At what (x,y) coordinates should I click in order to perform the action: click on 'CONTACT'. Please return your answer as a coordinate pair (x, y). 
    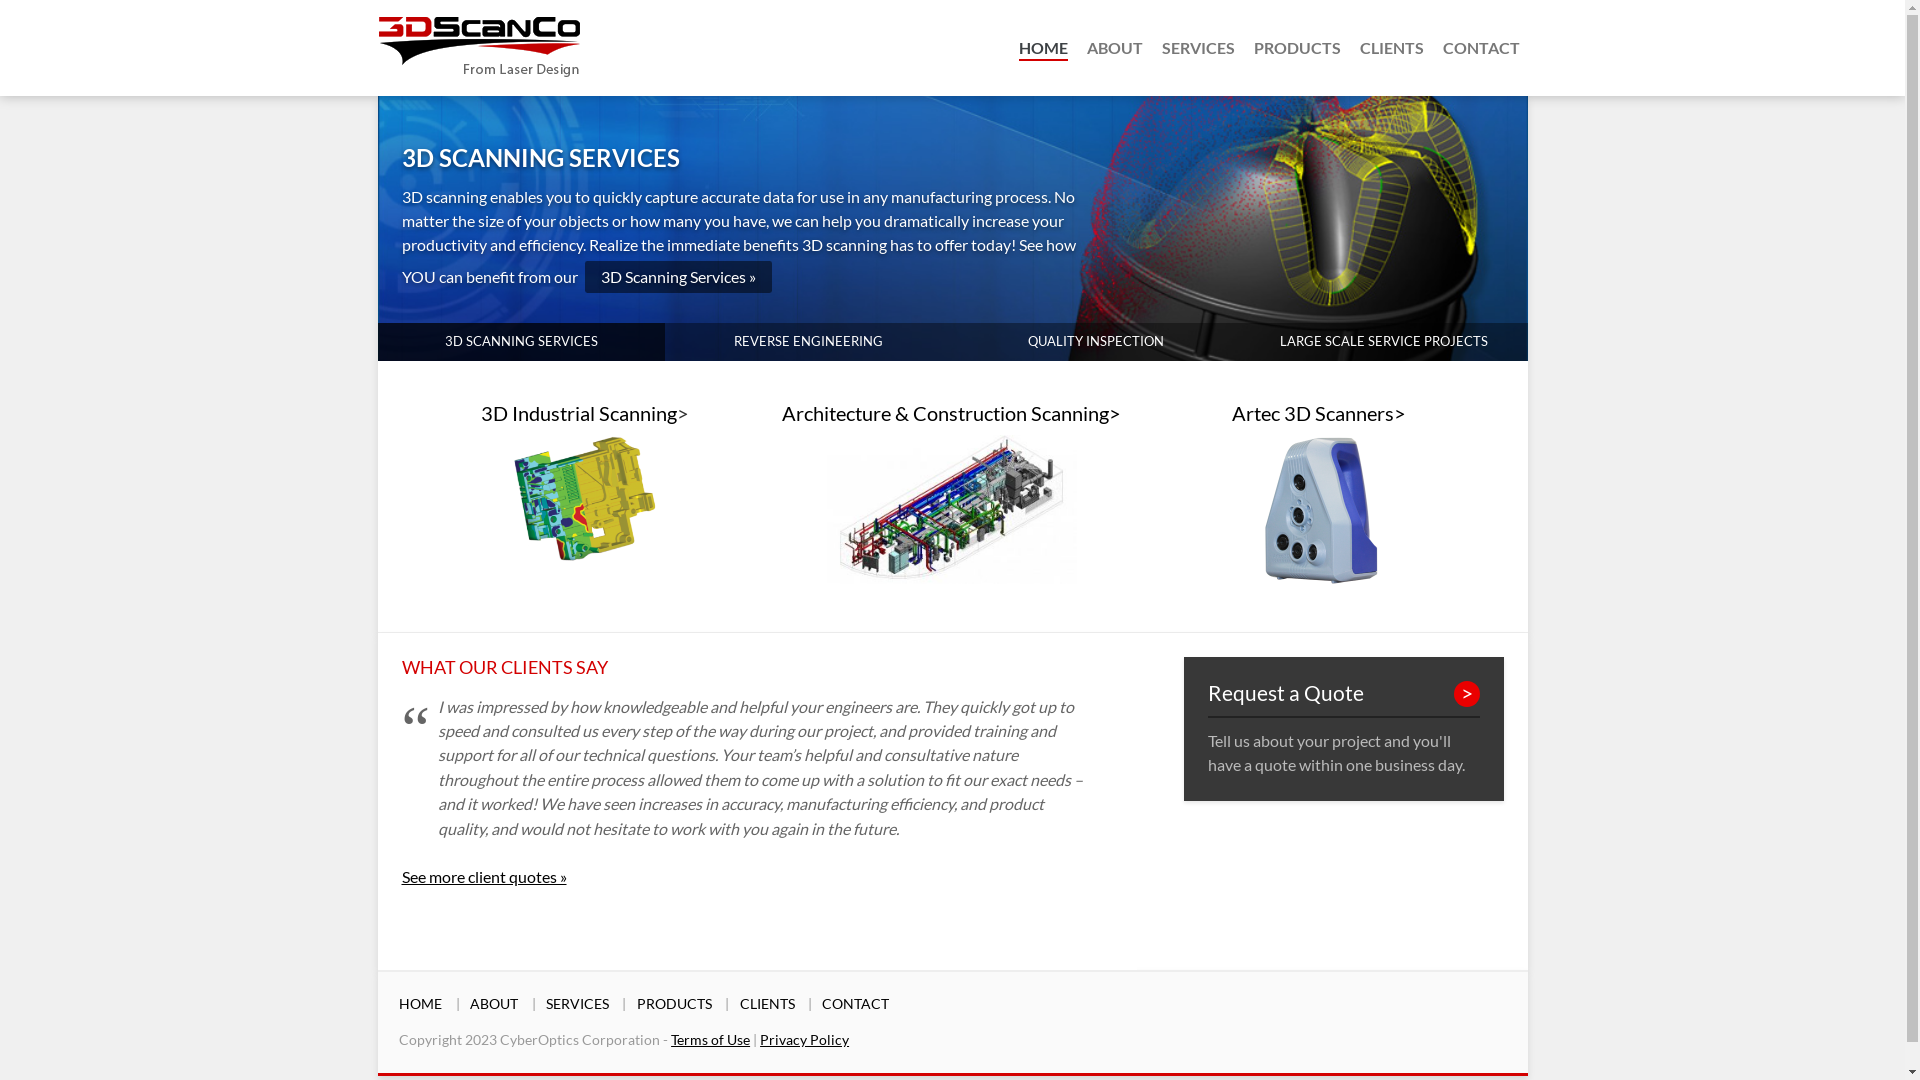
    Looking at the image, I should click on (1480, 46).